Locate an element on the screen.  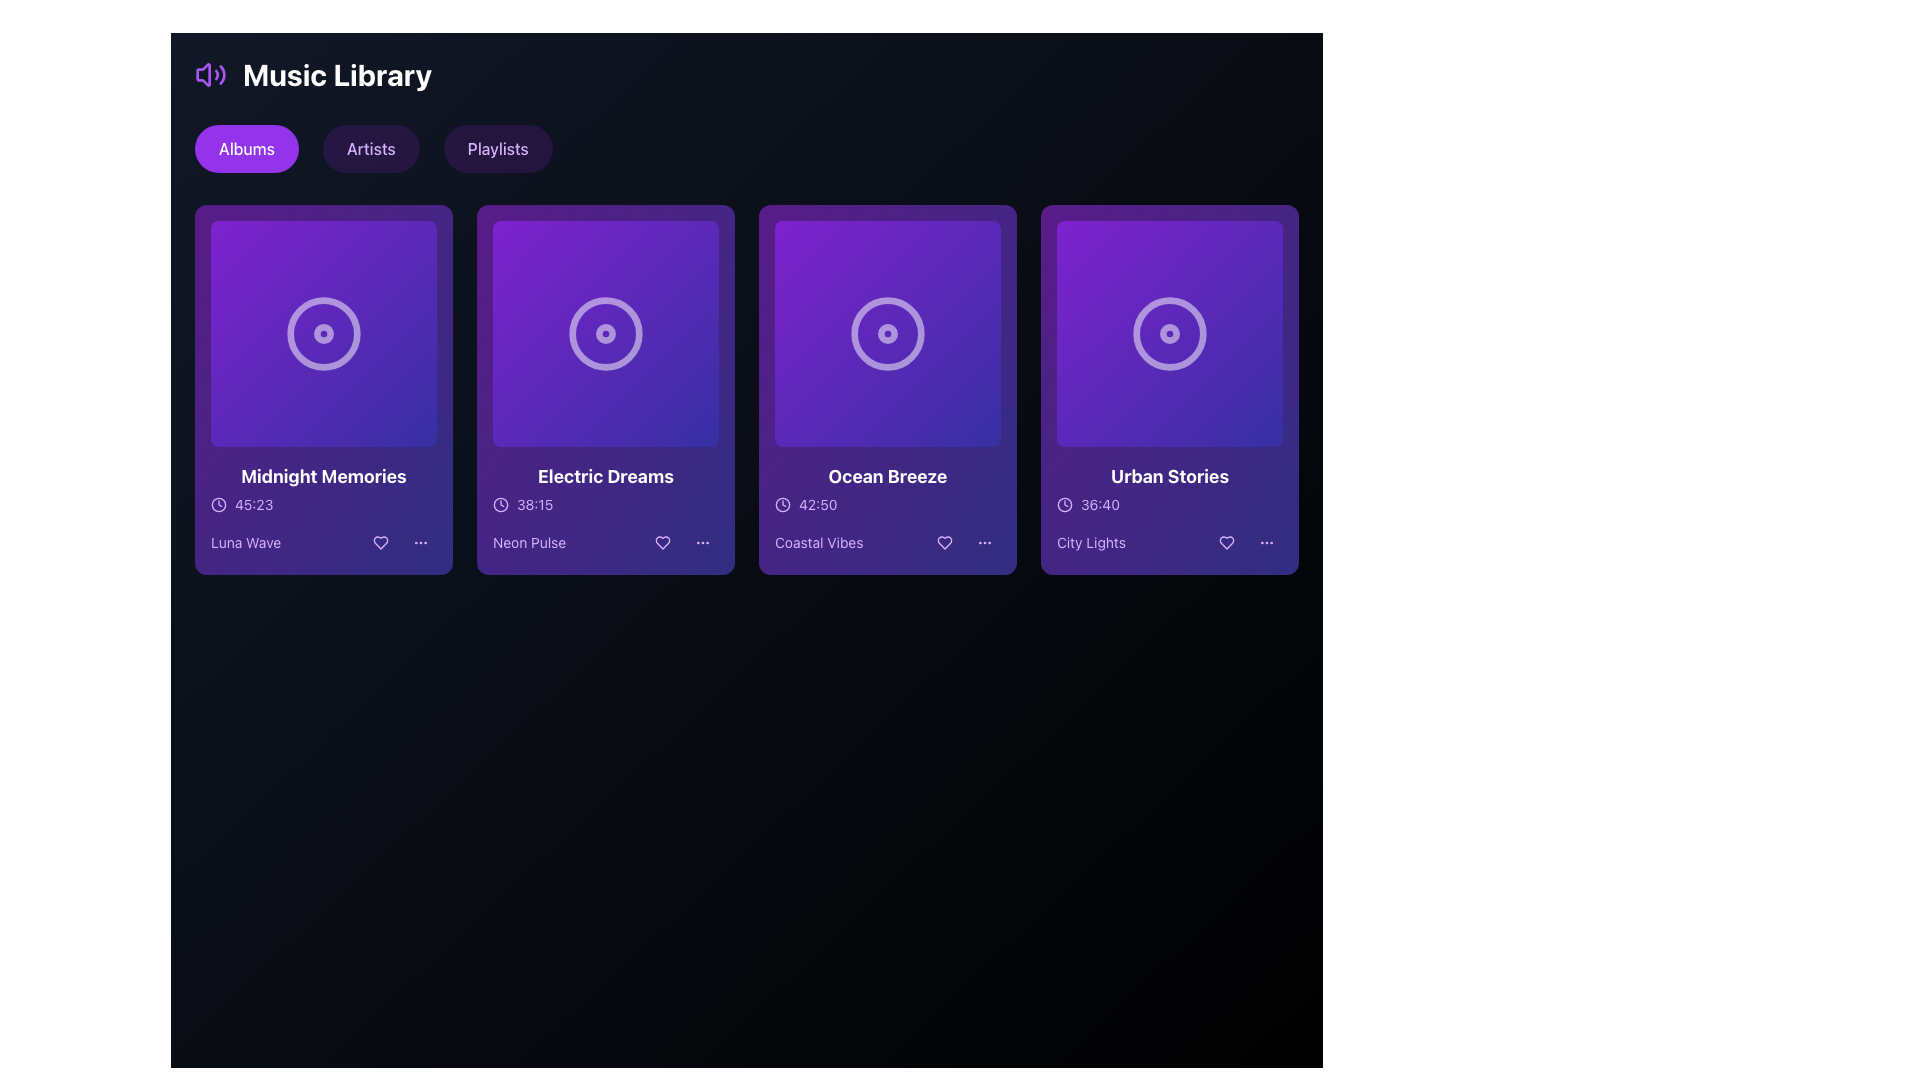
the Interactive tile or card component under the 'Albums' heading in the 'Music Library' section is located at coordinates (324, 333).